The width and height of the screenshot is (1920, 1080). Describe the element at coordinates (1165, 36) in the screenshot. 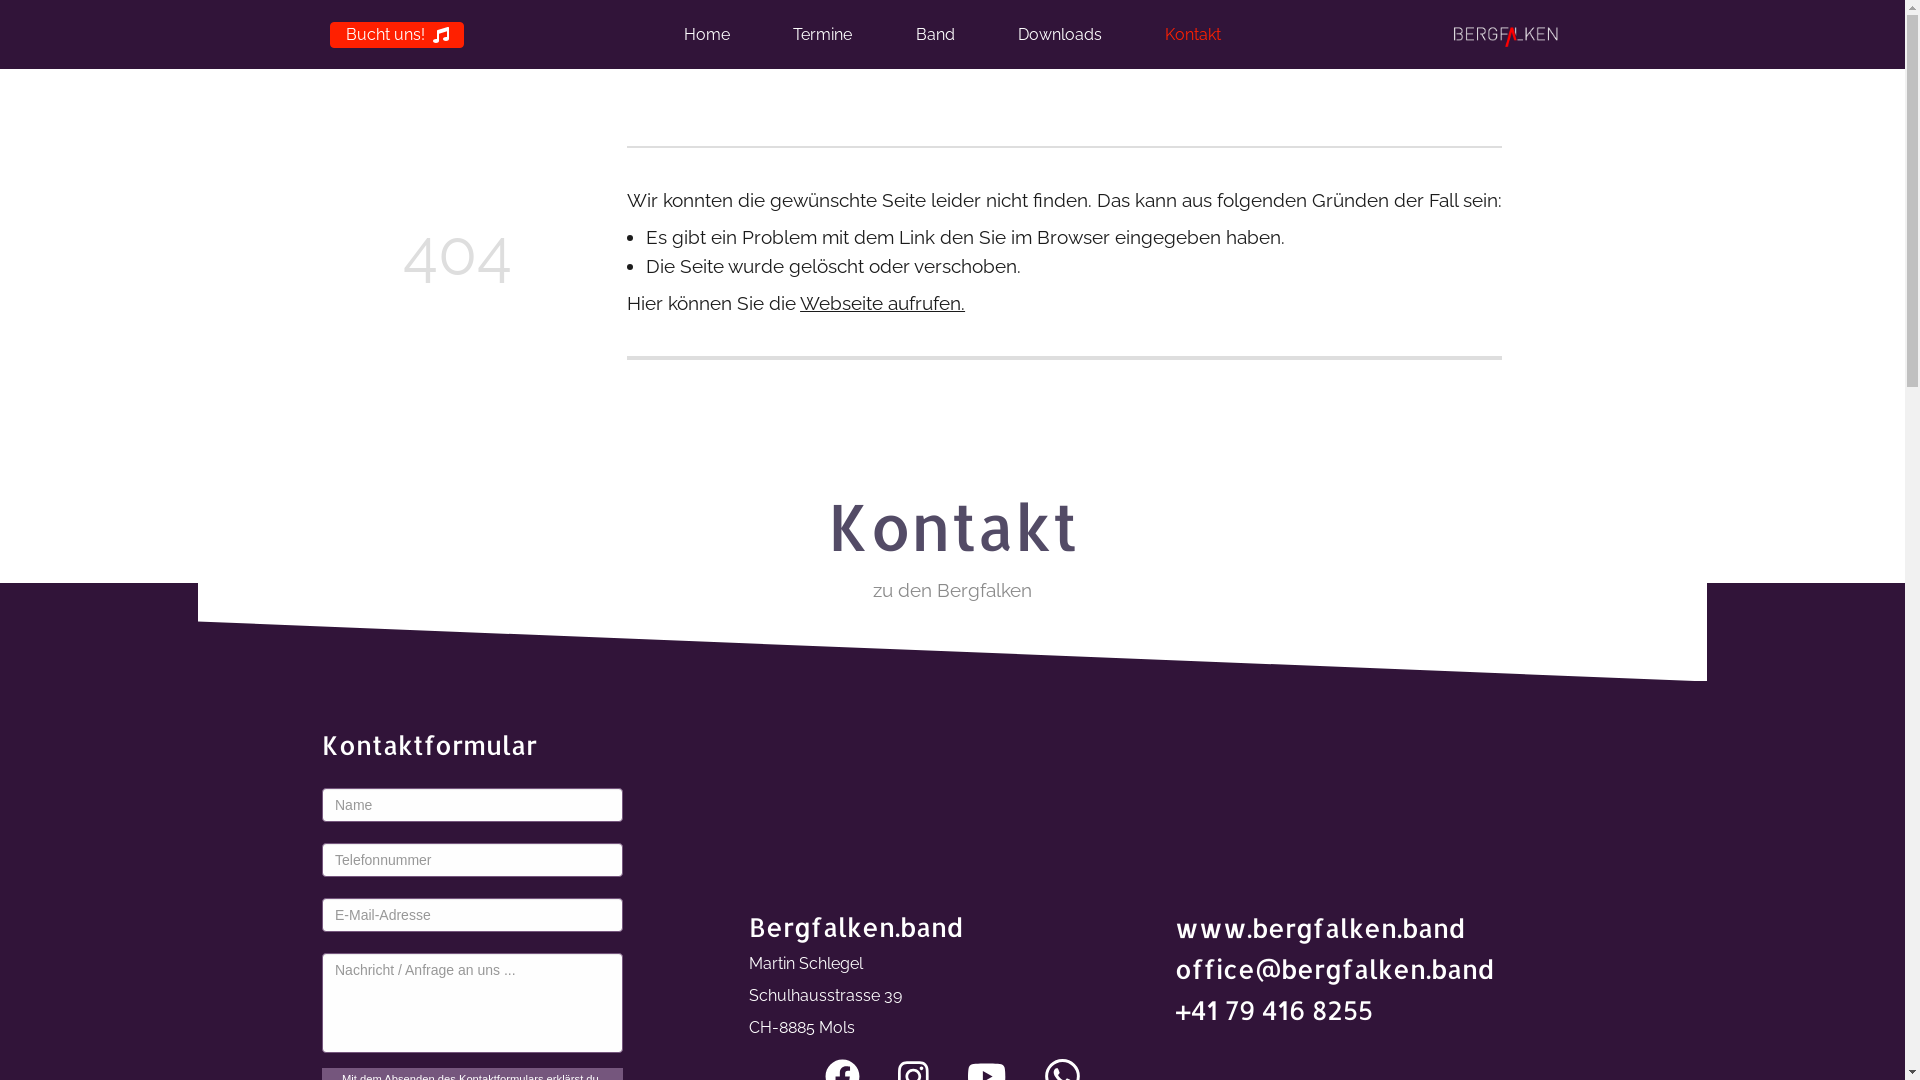

I see `'Kontakt'` at that location.